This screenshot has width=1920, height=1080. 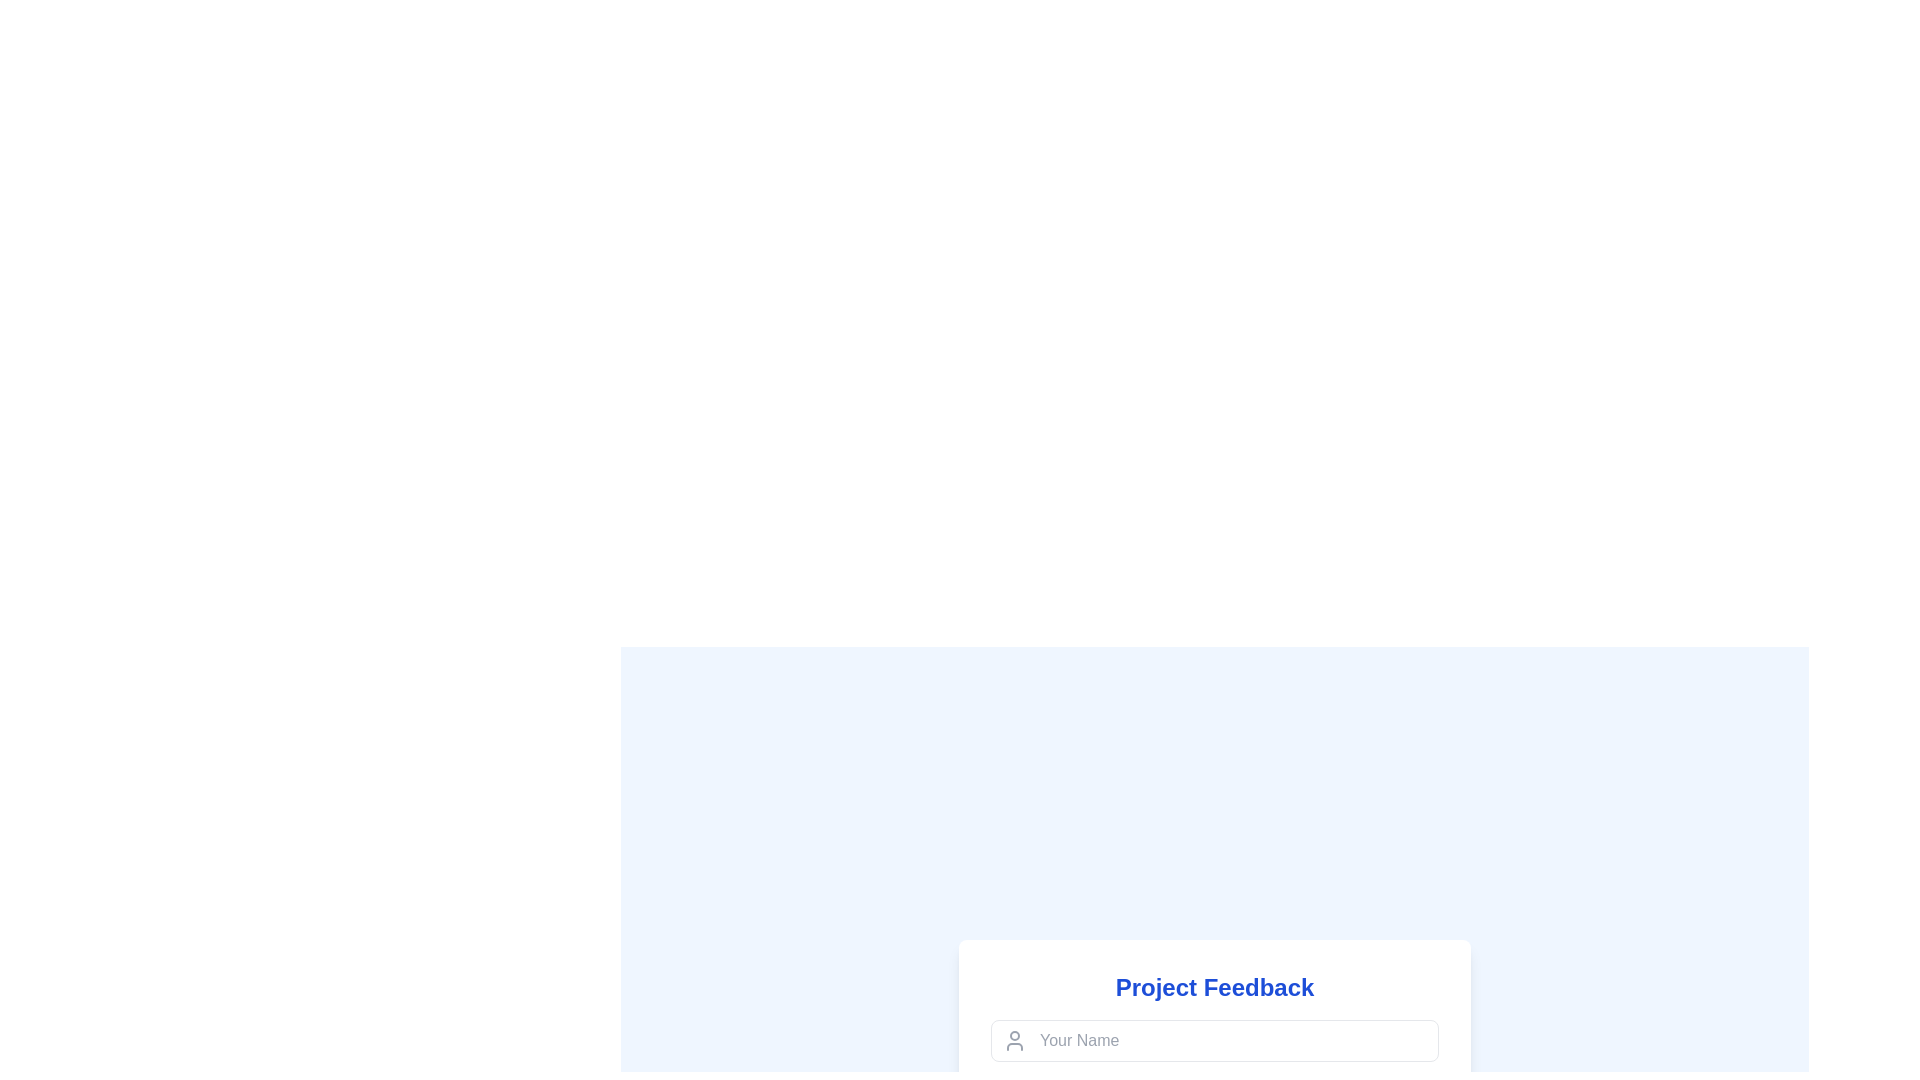 What do you see at coordinates (1014, 1039) in the screenshot?
I see `the user icon, which is a minimalistic gray circular head and shoulders silhouette positioned to the left inside the input field for the 'Project Feedback' form area` at bounding box center [1014, 1039].